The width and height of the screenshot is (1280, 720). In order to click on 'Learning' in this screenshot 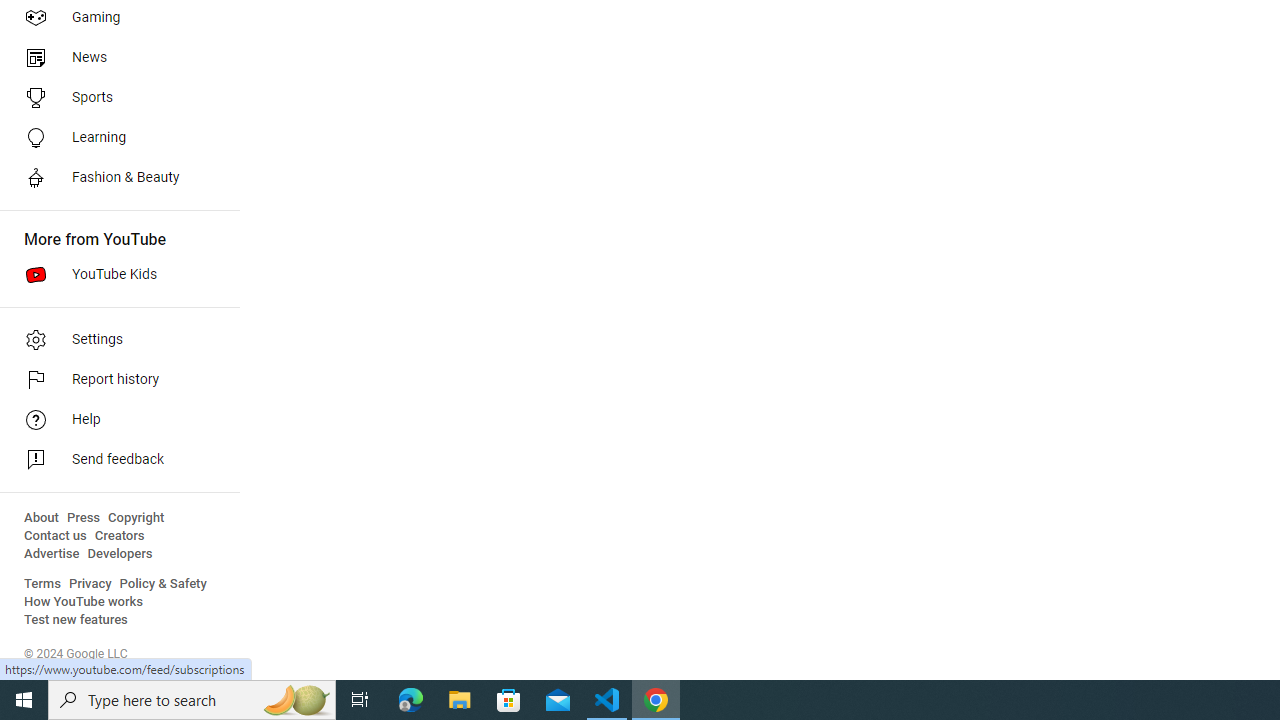, I will do `click(112, 136)`.